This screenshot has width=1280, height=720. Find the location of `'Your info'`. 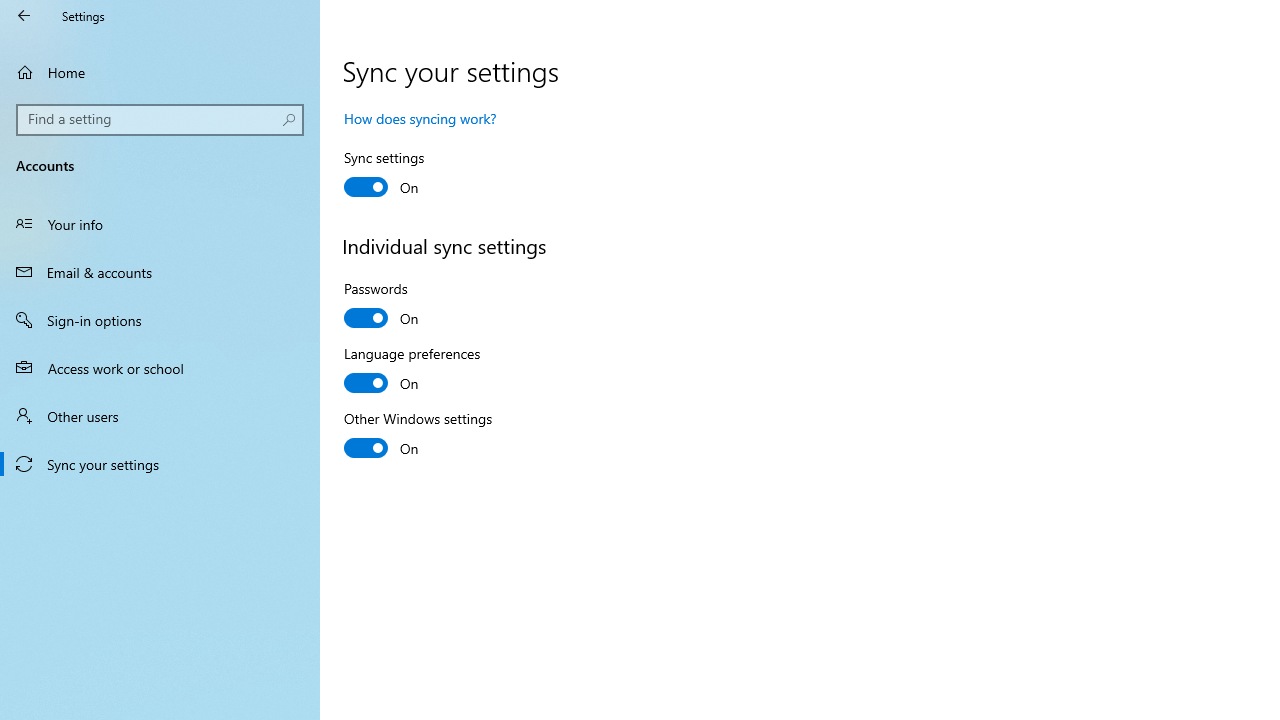

'Your info' is located at coordinates (160, 223).